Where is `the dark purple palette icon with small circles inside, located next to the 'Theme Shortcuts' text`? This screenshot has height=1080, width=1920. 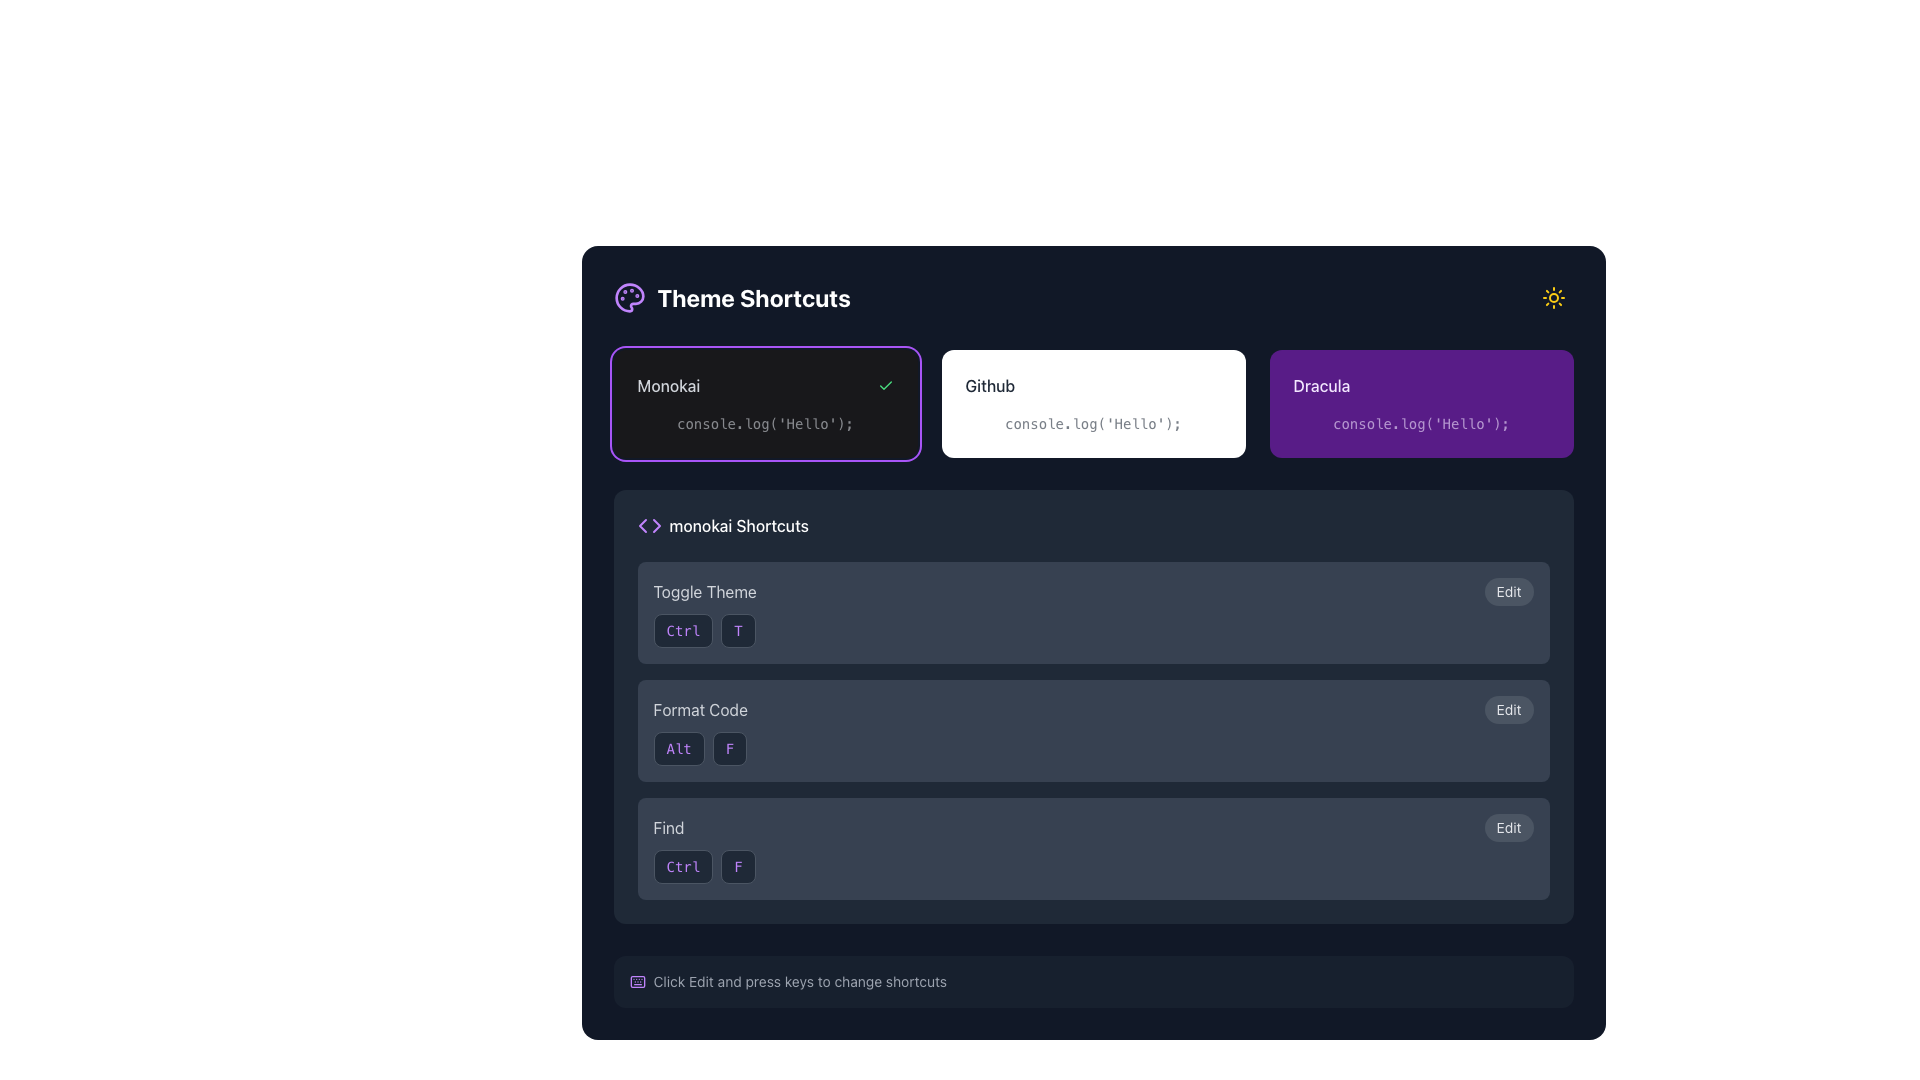 the dark purple palette icon with small circles inside, located next to the 'Theme Shortcuts' text is located at coordinates (628, 297).